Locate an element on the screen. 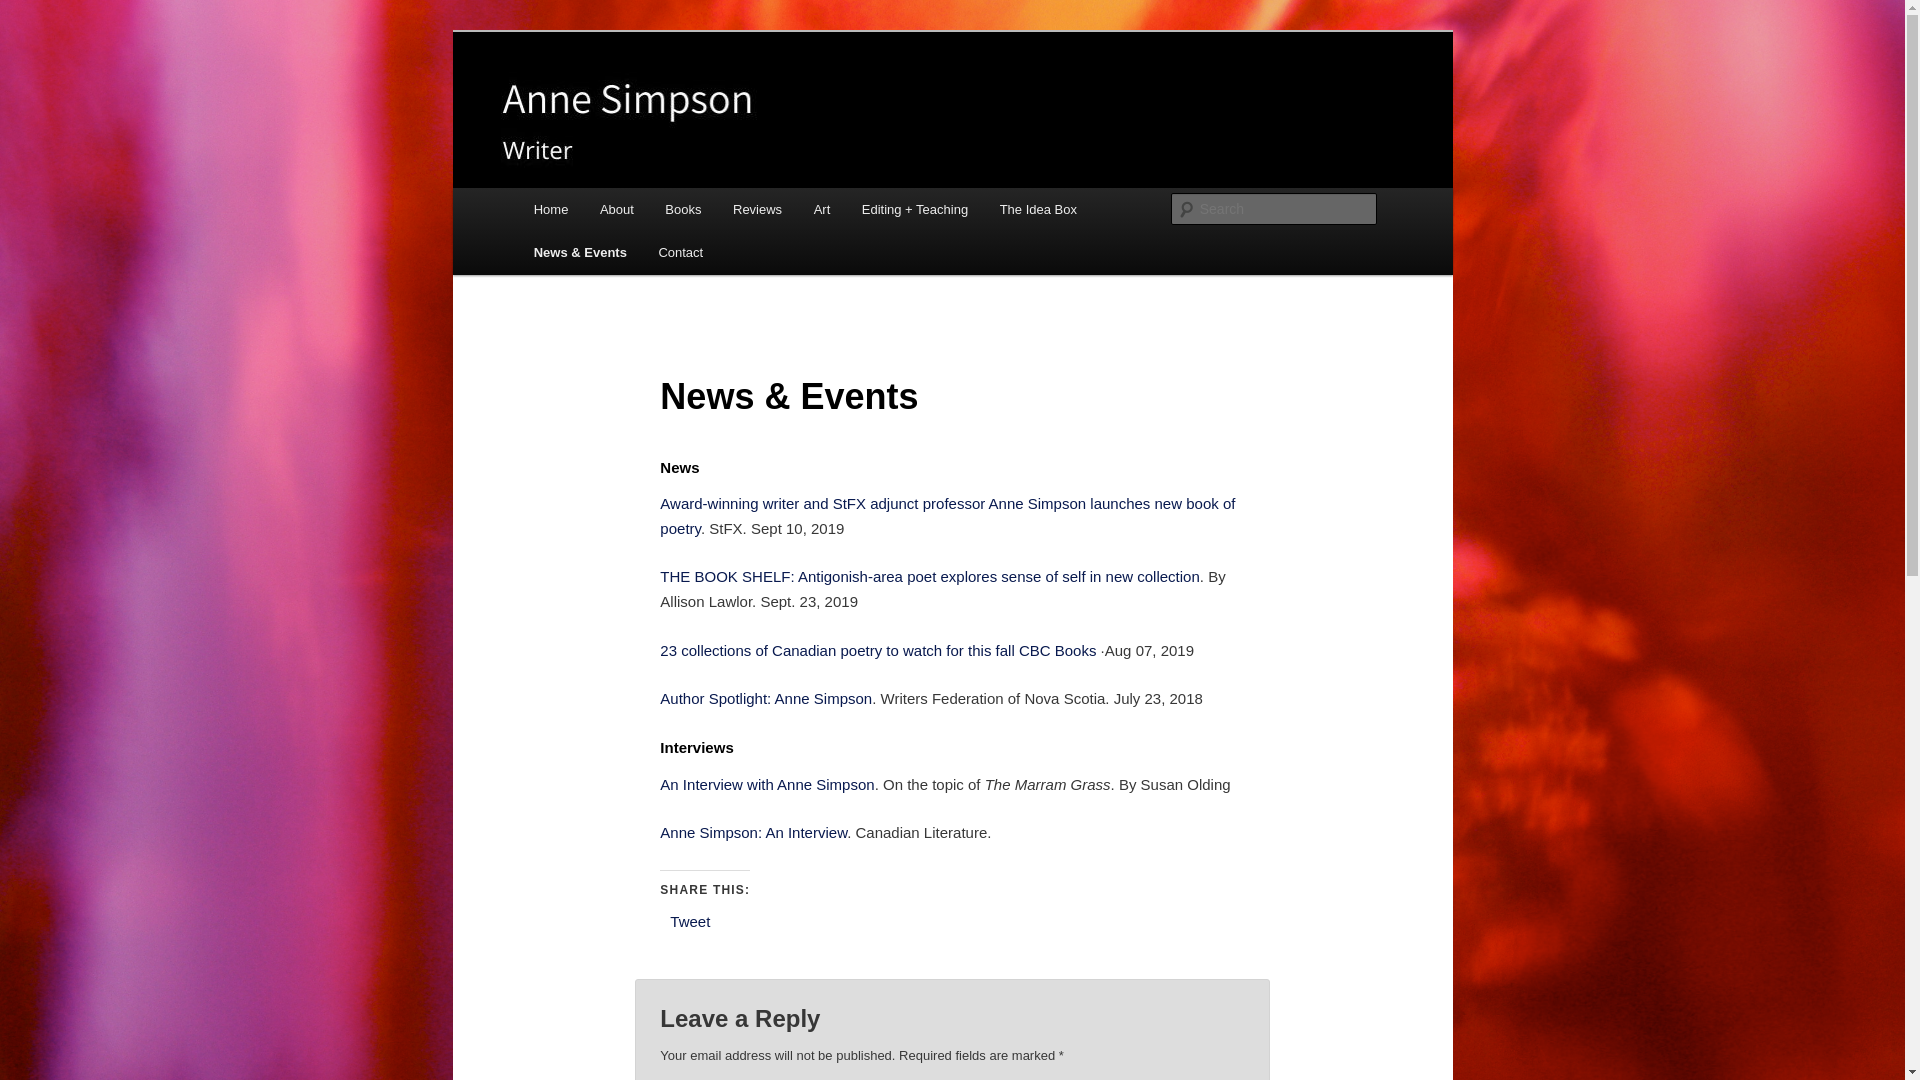 The image size is (1920, 1080). 'Editing + Teaching' is located at coordinates (914, 209).